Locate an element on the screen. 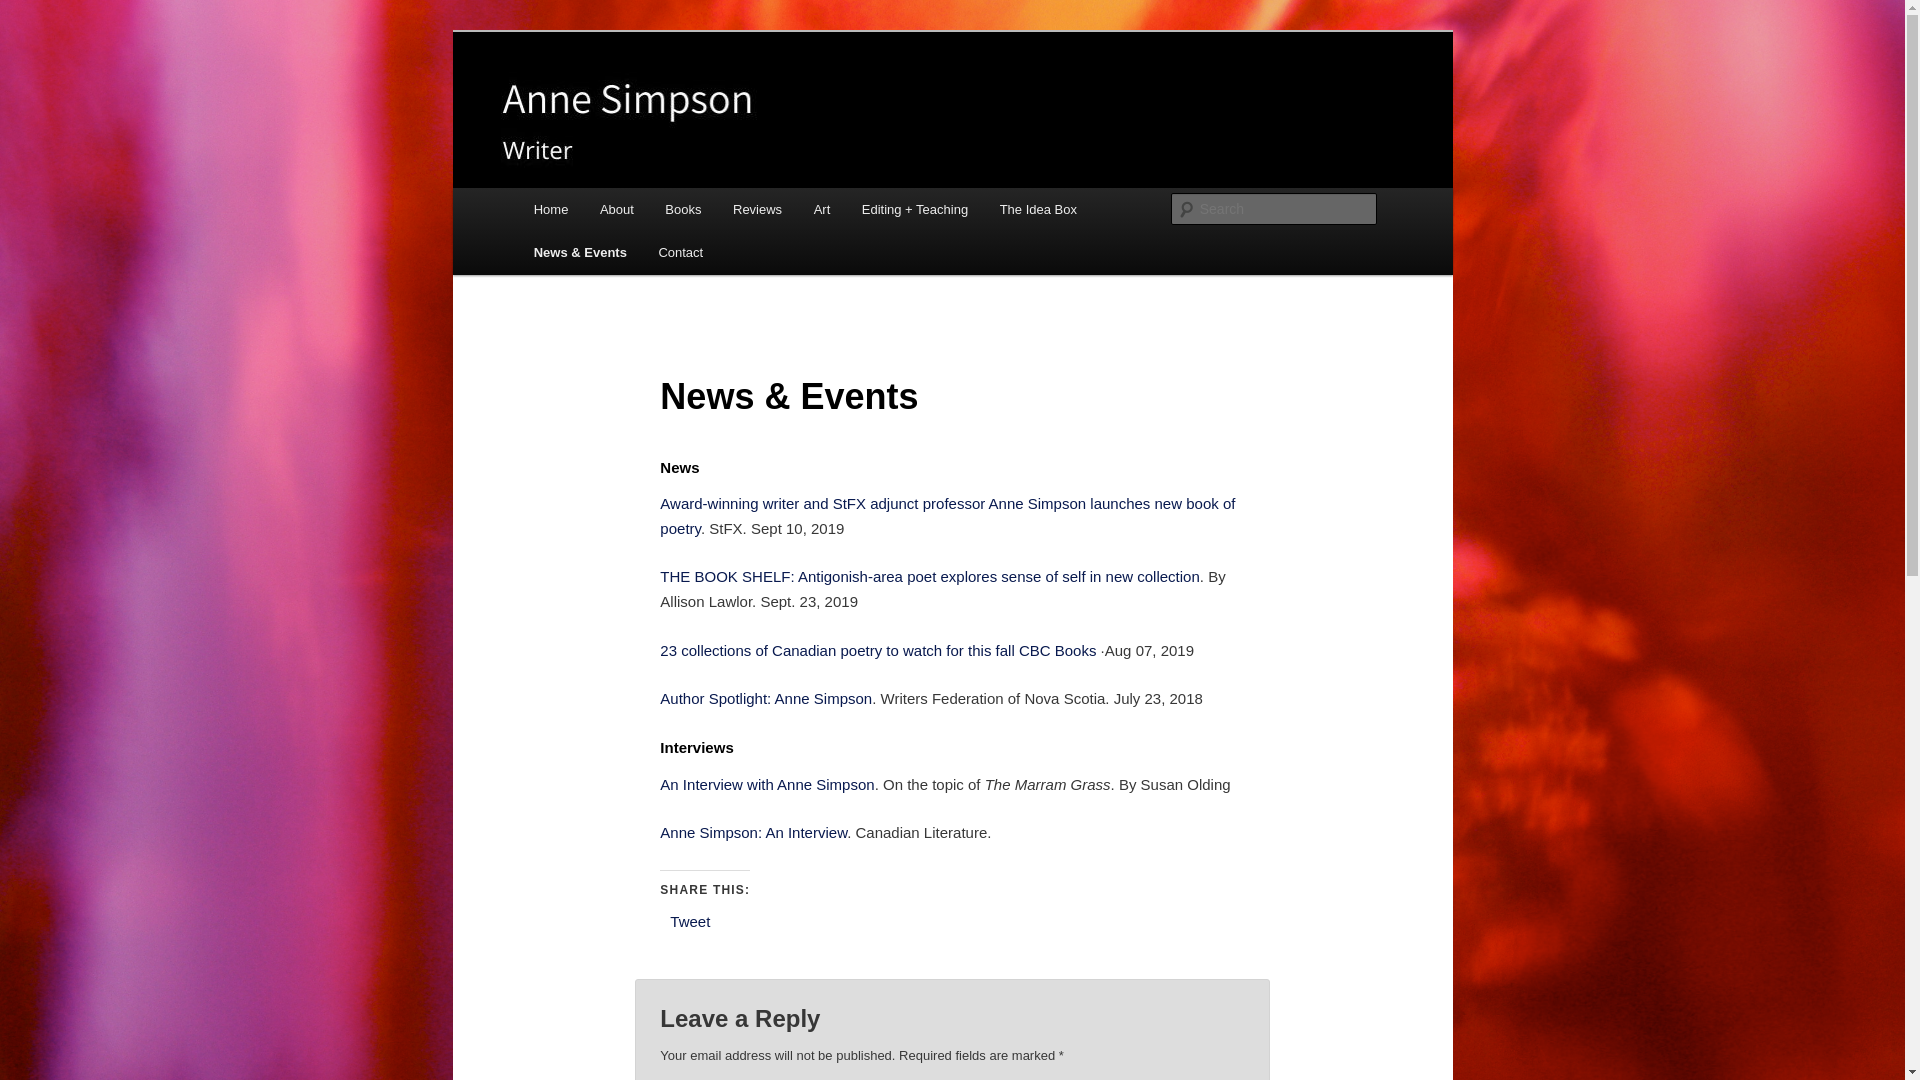 The image size is (1920, 1080). 'Editing + Teaching' is located at coordinates (914, 209).